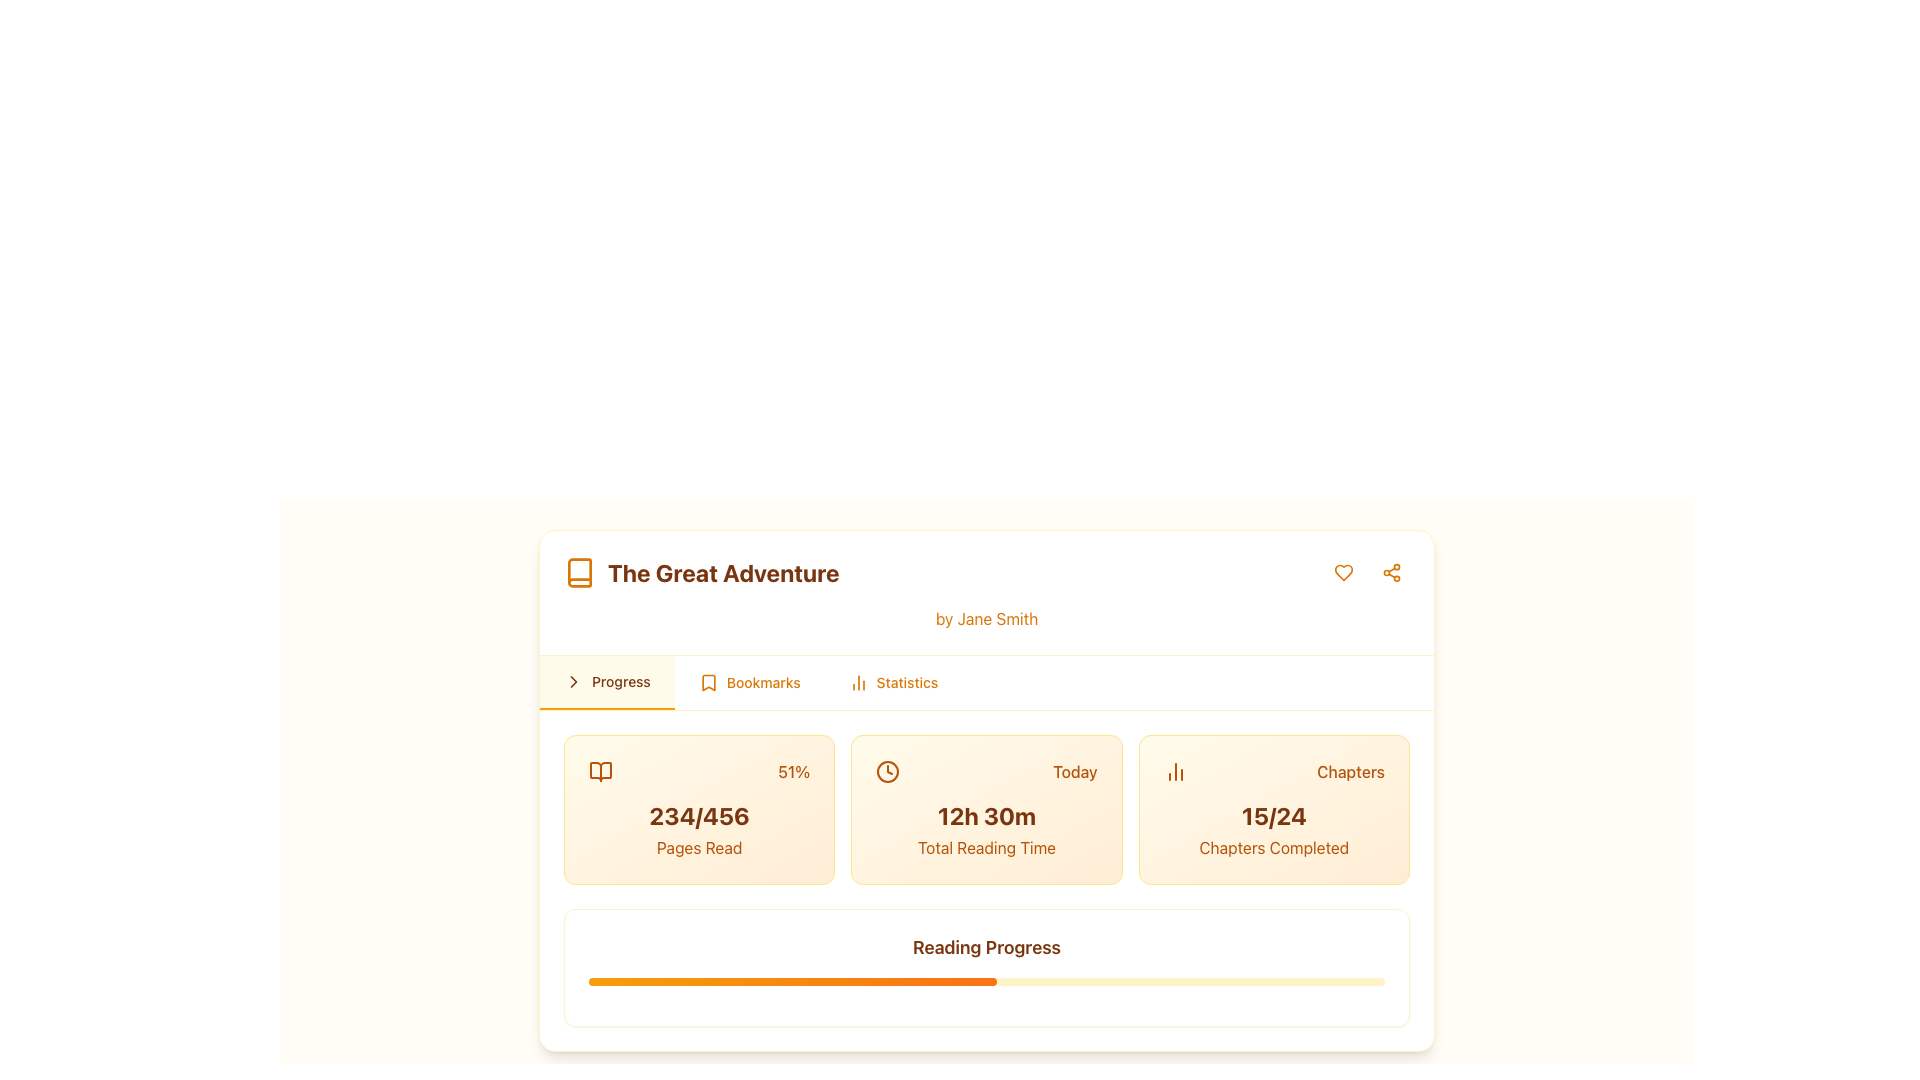  Describe the element at coordinates (858, 681) in the screenshot. I see `the icon resembling a vertical bar chart located in the 'Statistics' tab section` at that location.